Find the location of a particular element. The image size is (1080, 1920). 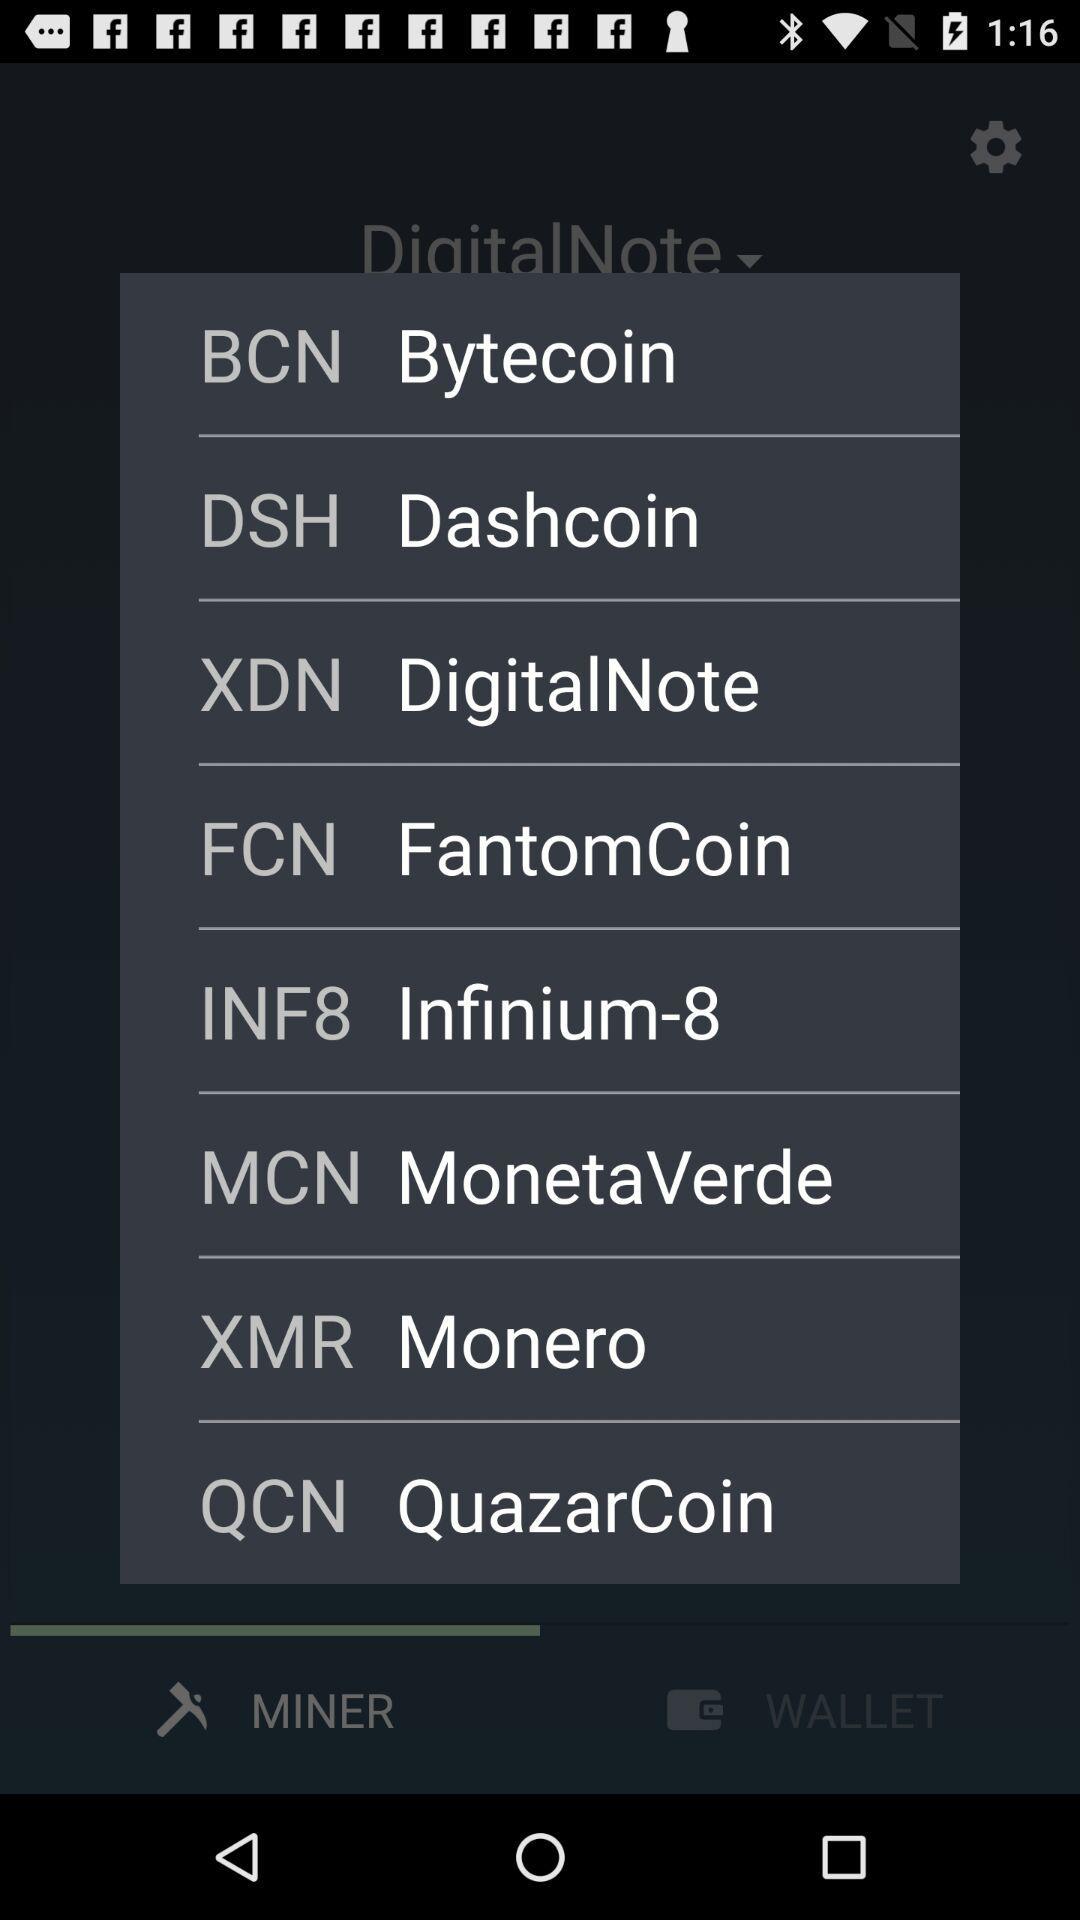

item above inf8 is located at coordinates (651, 846).